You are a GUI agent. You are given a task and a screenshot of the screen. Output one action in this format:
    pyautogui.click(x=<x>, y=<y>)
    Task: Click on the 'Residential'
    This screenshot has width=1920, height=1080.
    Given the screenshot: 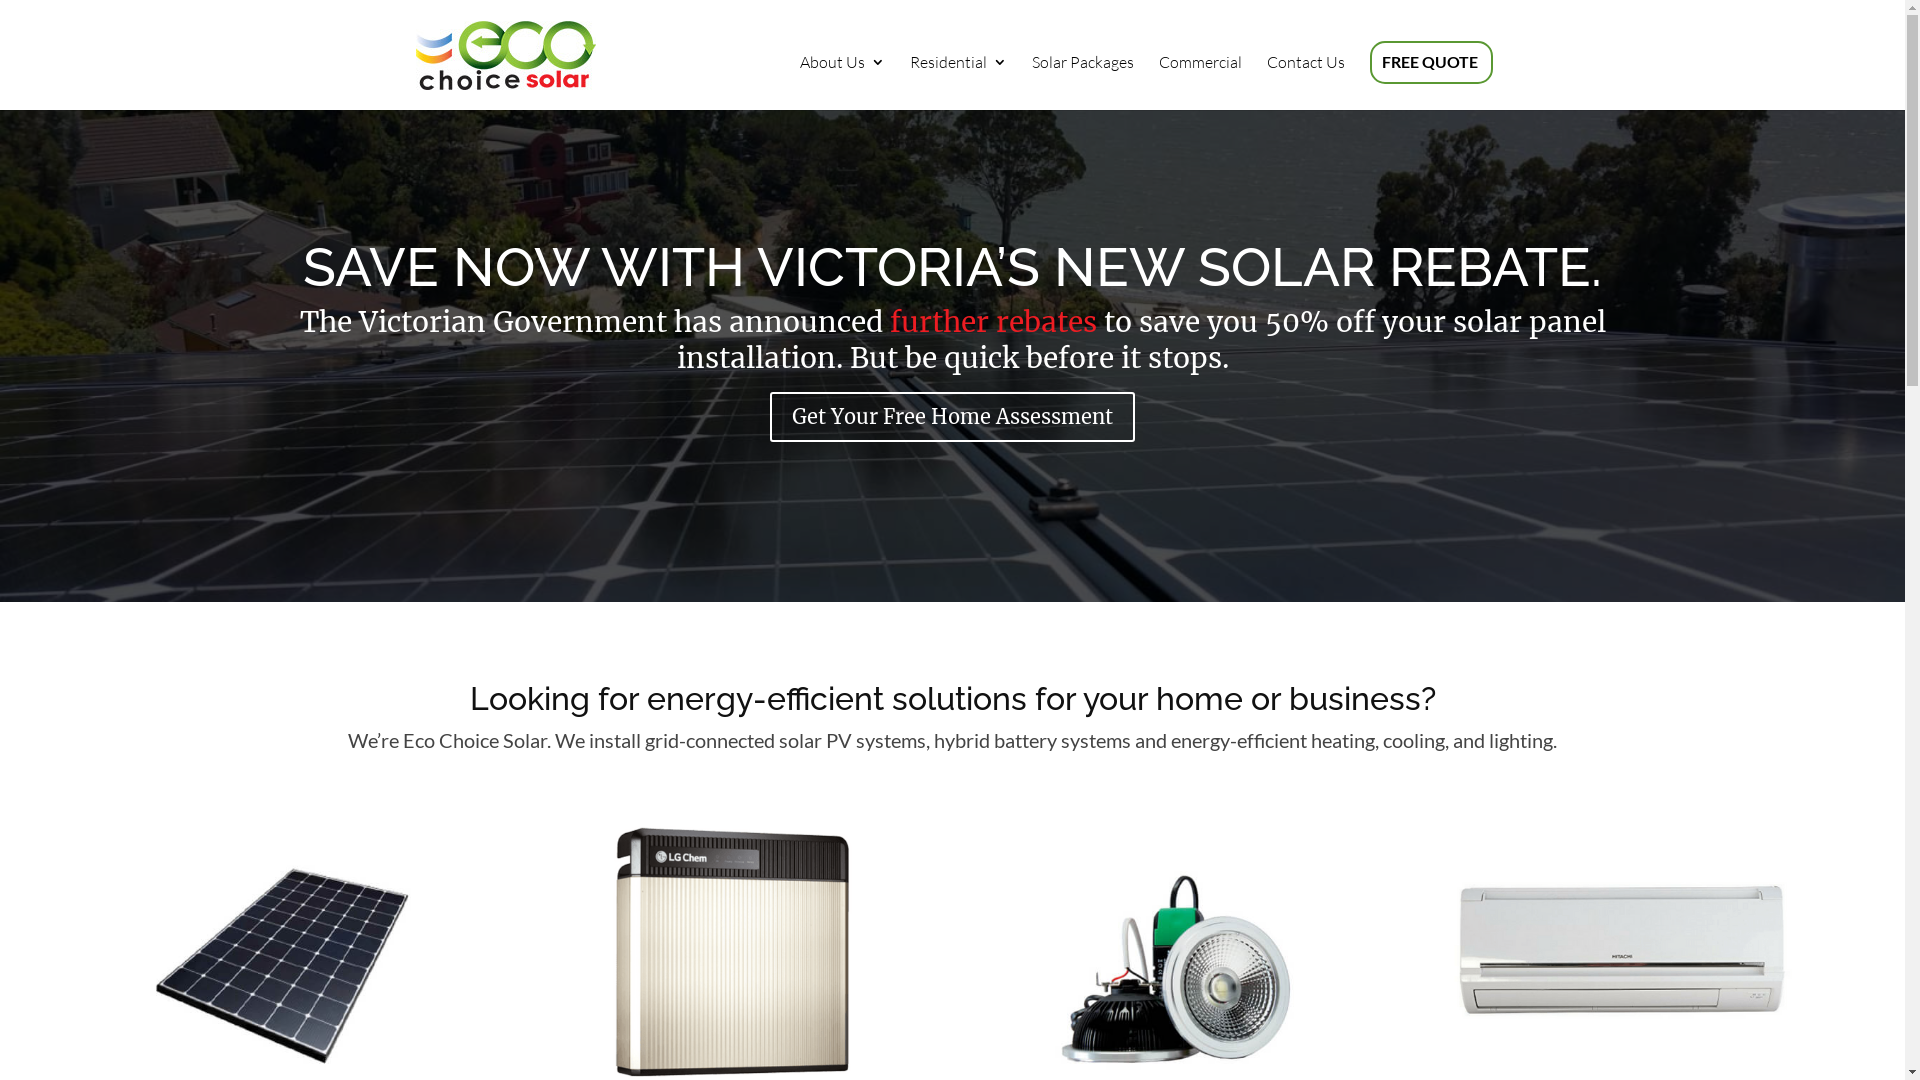 What is the action you would take?
    pyautogui.click(x=957, y=81)
    